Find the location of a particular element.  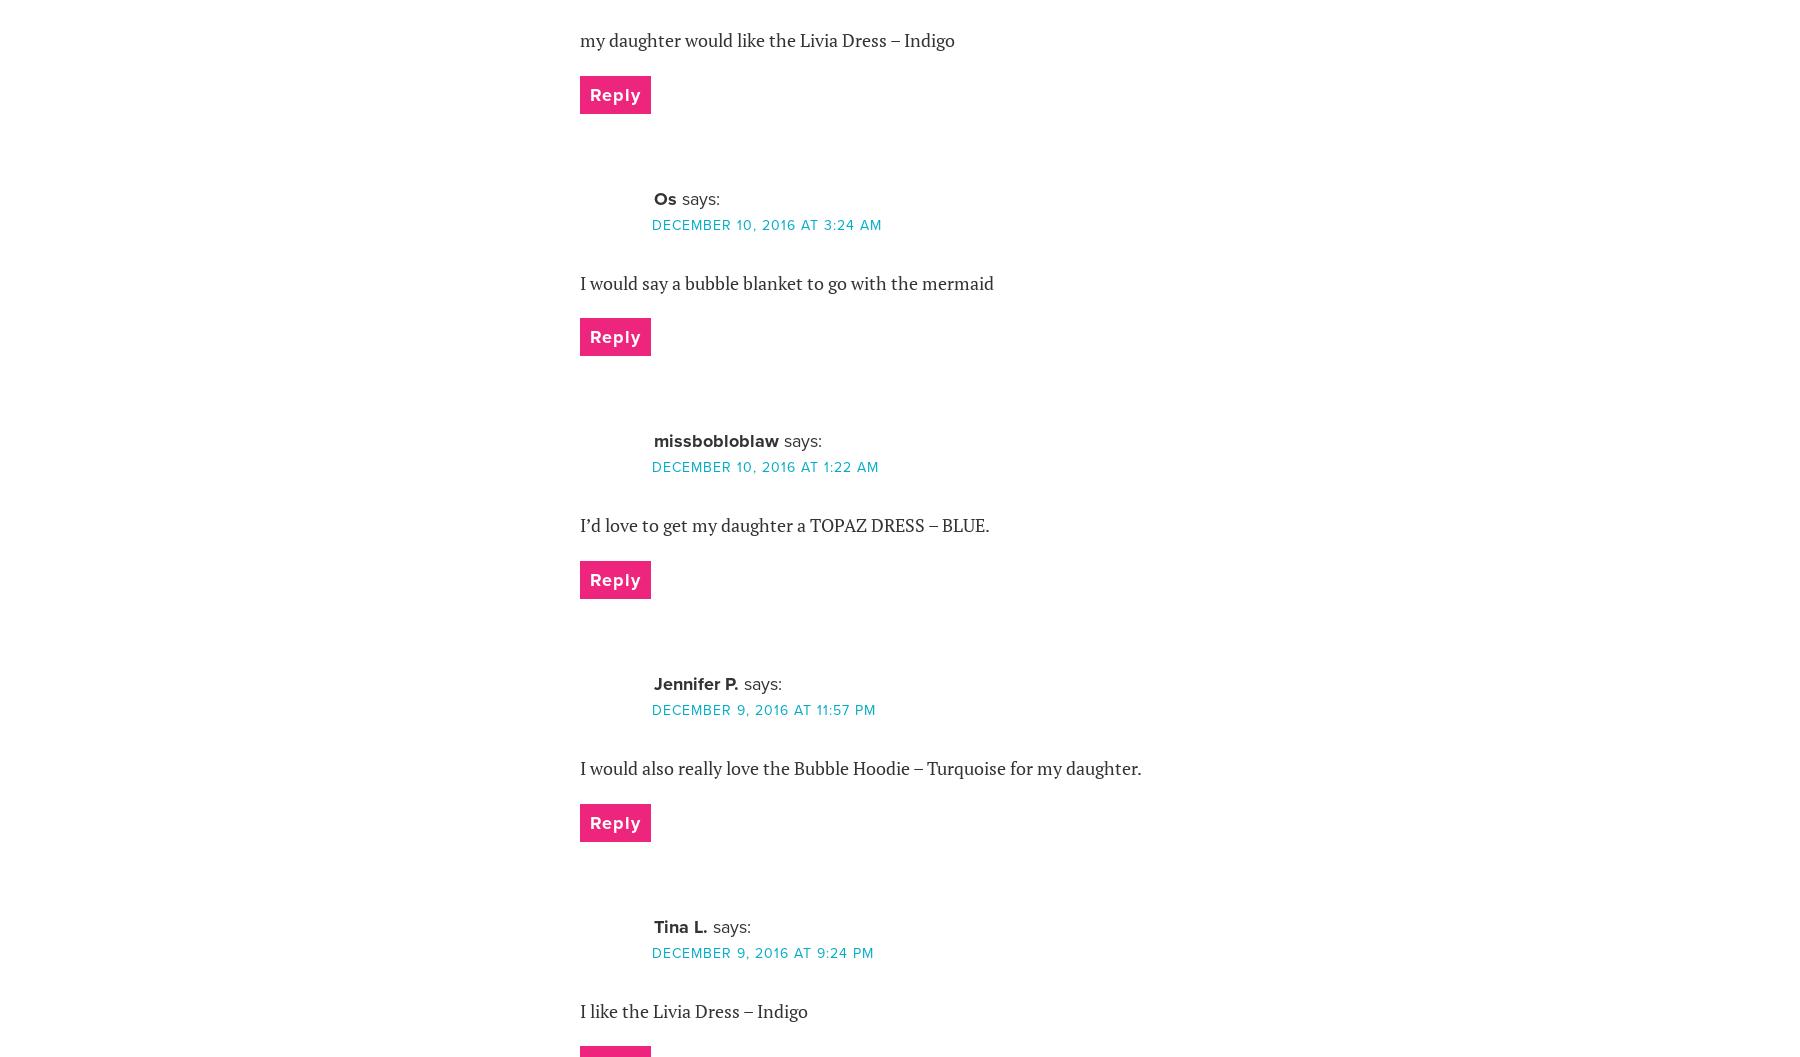

'Tina L.' is located at coordinates (679, 926).